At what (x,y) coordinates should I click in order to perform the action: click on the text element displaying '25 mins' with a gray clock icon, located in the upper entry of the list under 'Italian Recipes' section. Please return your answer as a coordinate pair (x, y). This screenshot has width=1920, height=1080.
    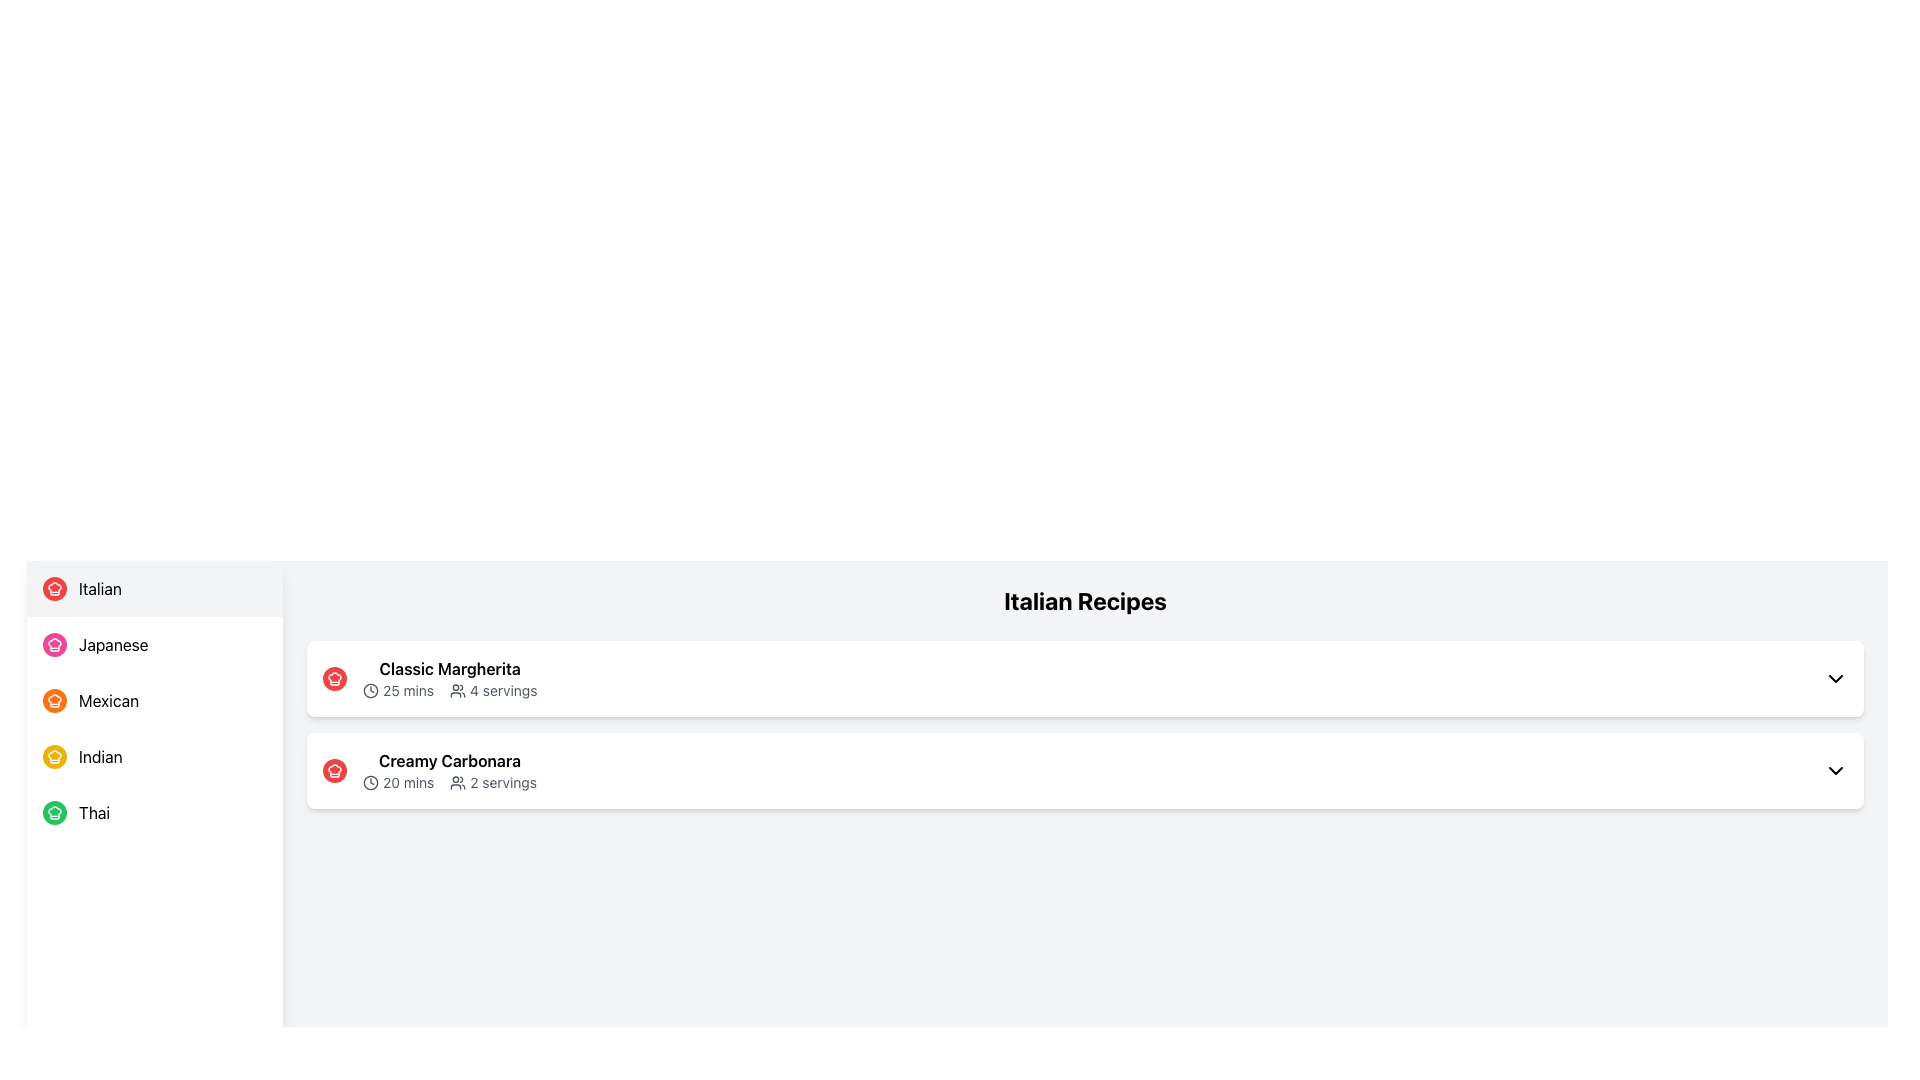
    Looking at the image, I should click on (398, 689).